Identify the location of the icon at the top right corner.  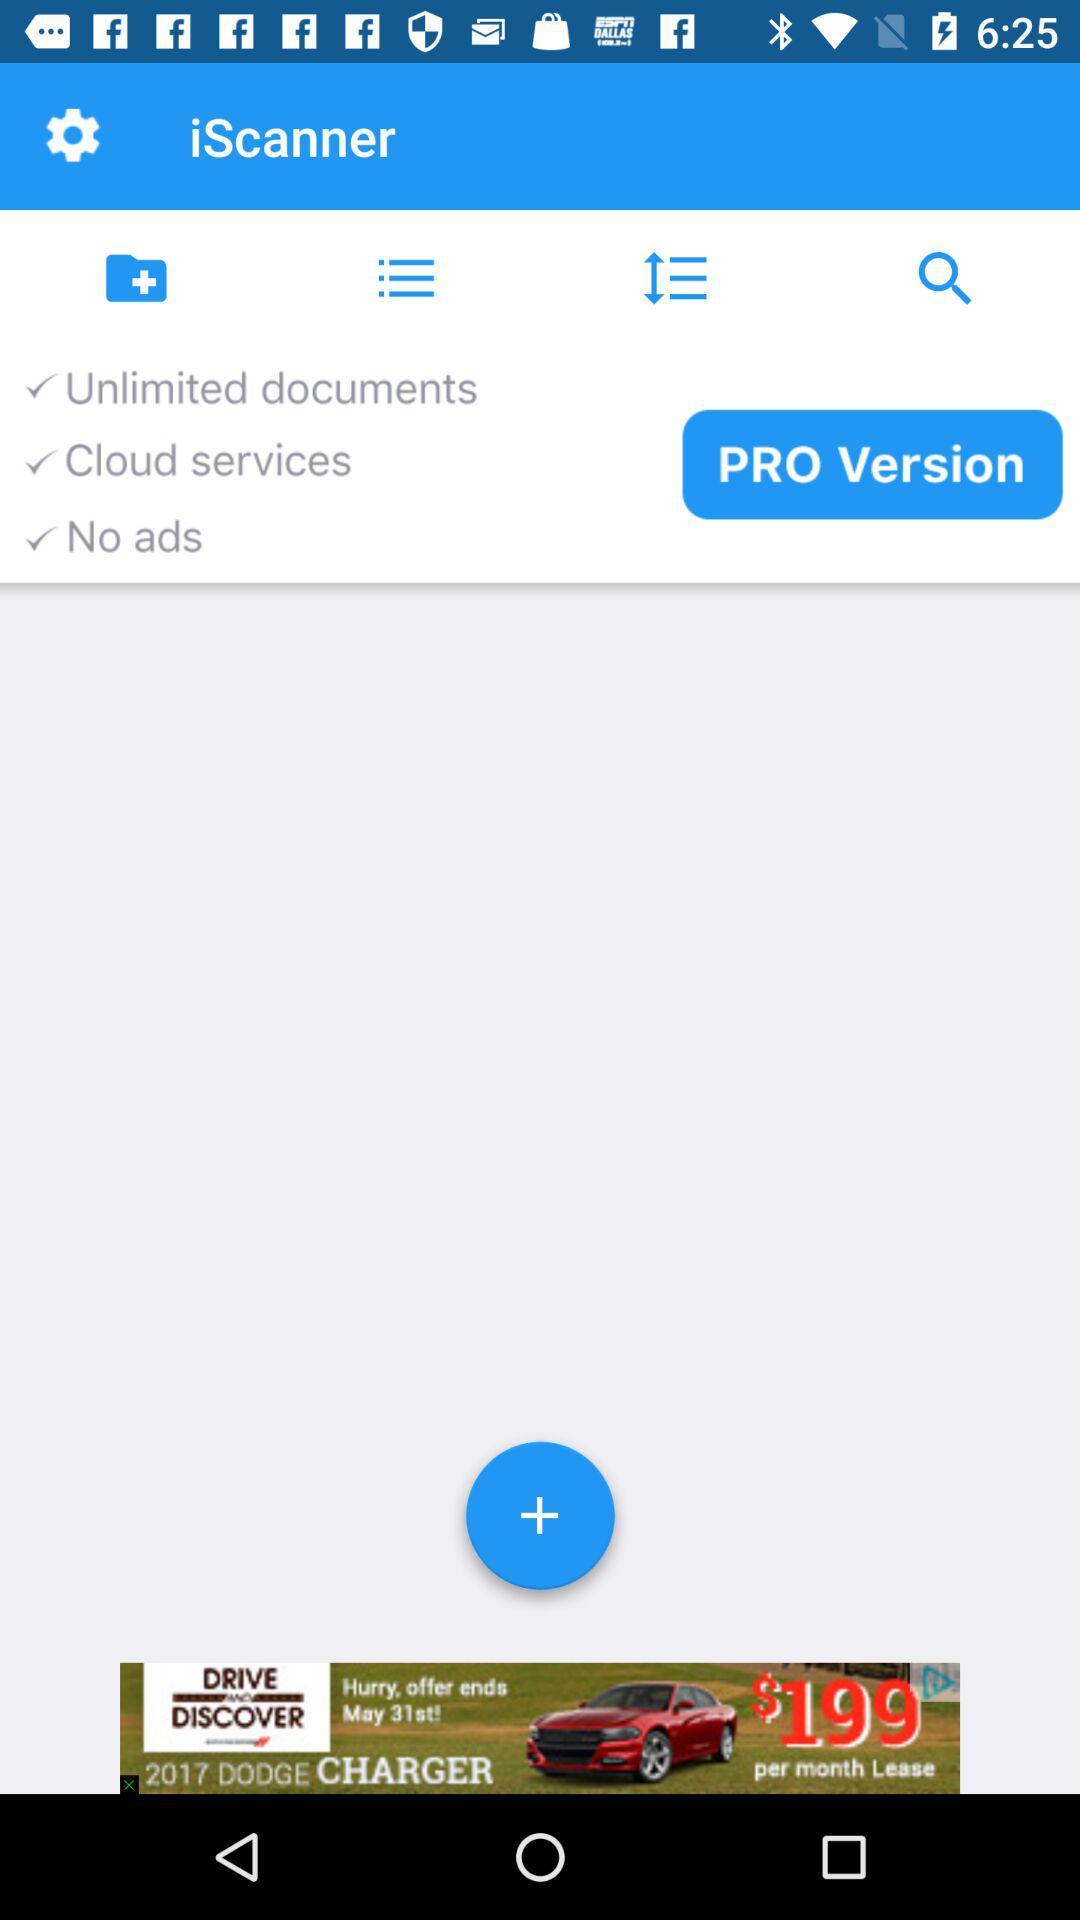
(945, 277).